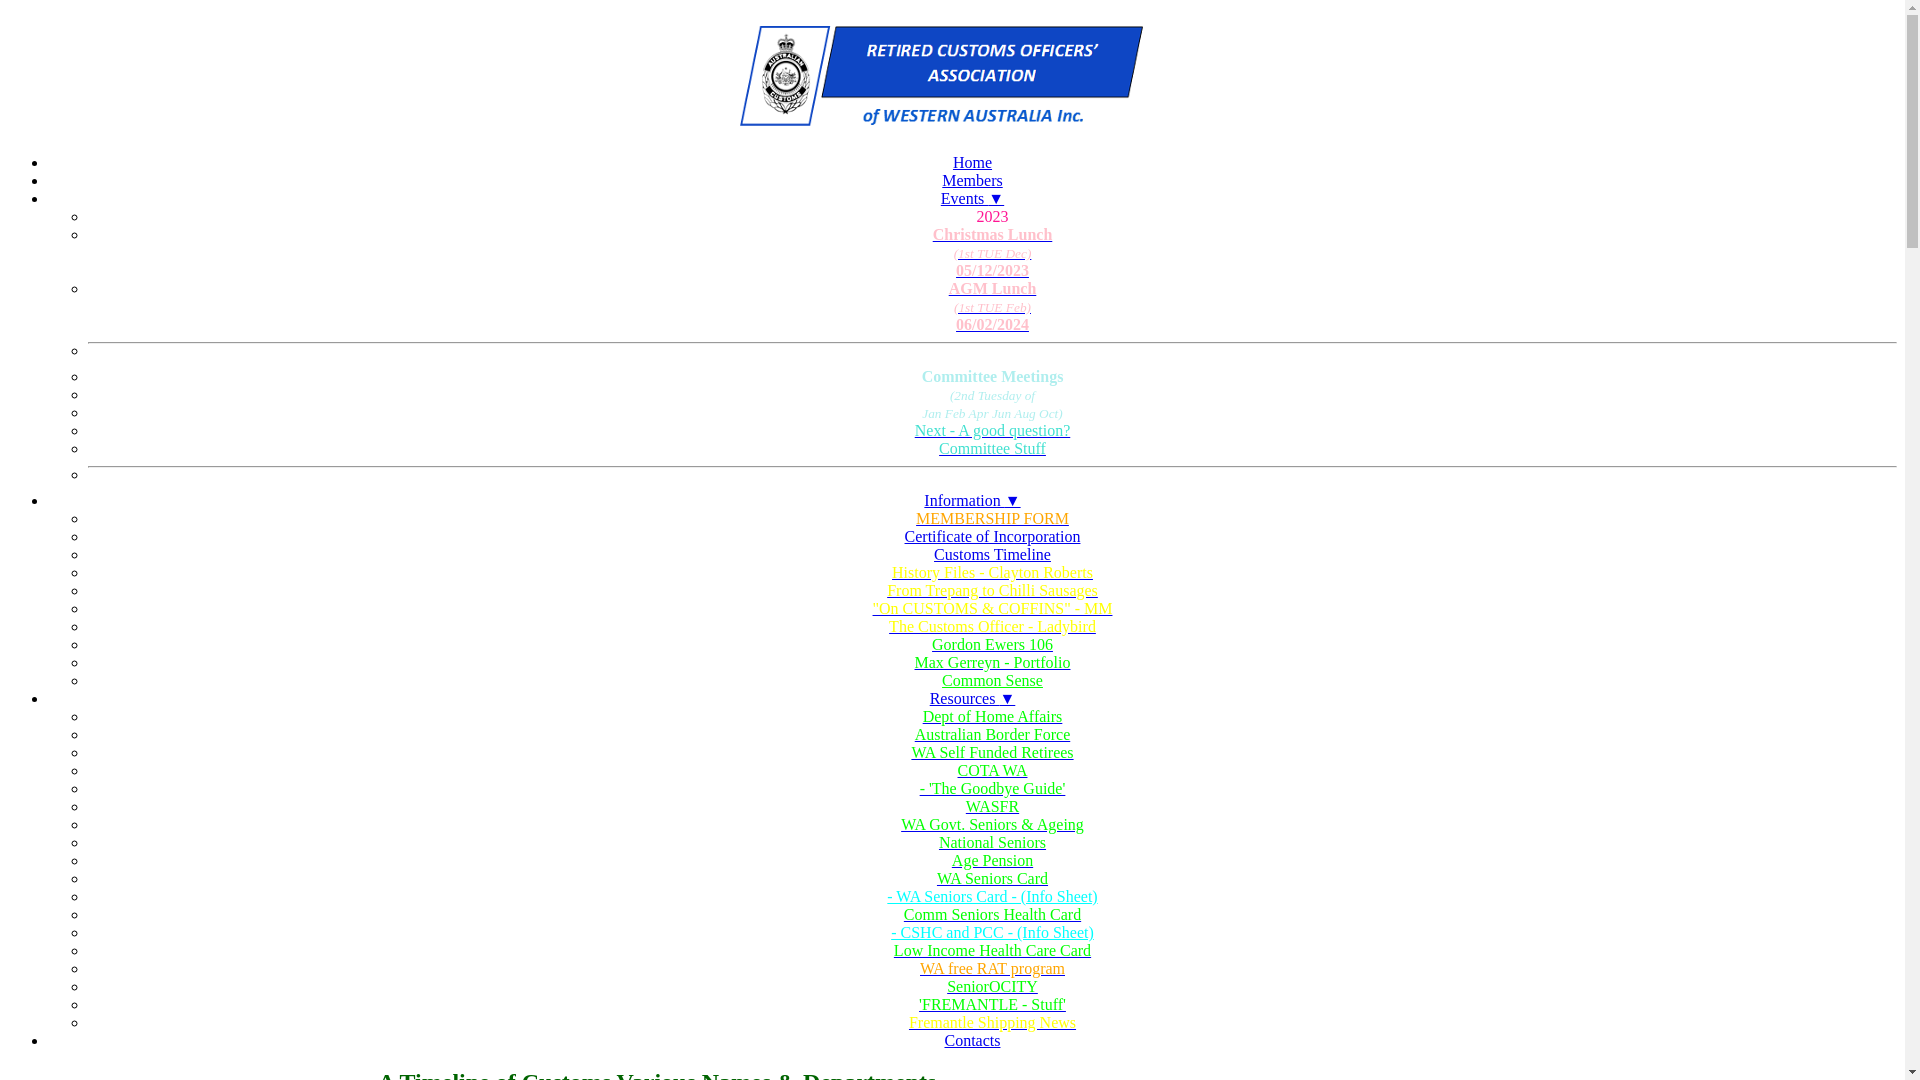 This screenshot has width=1920, height=1080. I want to click on '"On CUSTOMS & COFFINS" - MM', so click(992, 608).